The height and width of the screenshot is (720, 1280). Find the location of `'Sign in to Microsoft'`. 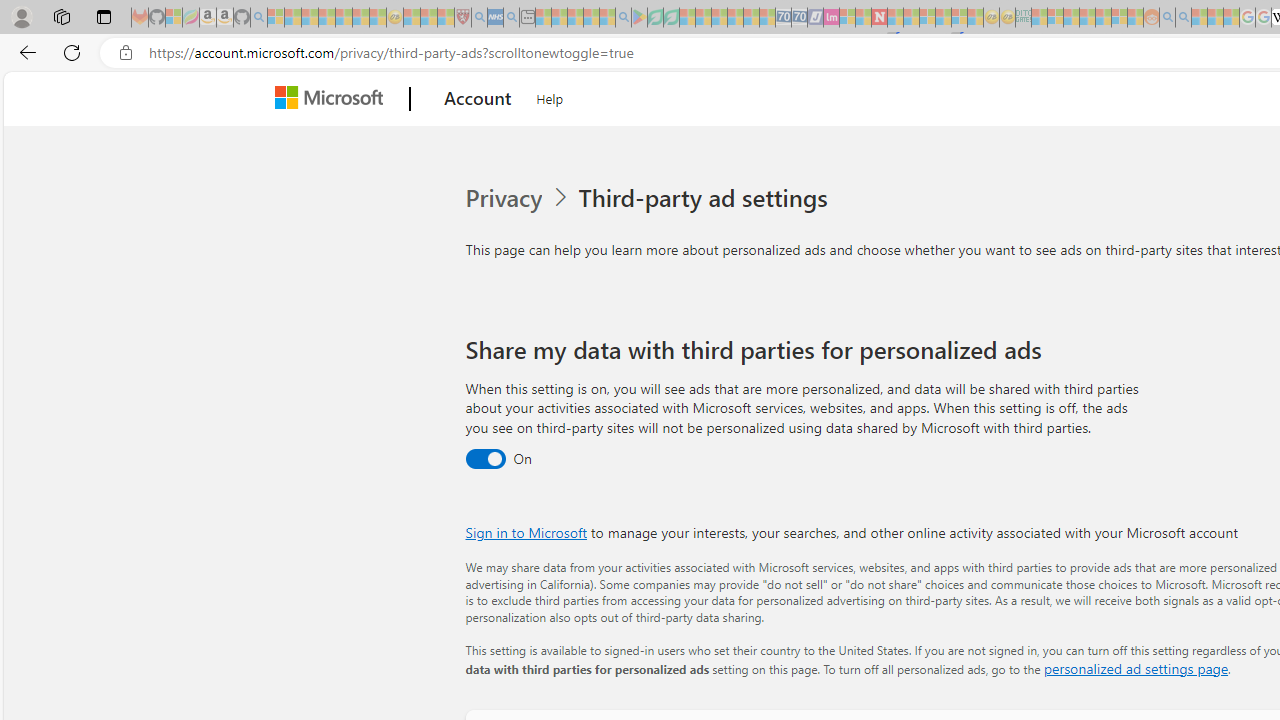

'Sign in to Microsoft' is located at coordinates (526, 531).